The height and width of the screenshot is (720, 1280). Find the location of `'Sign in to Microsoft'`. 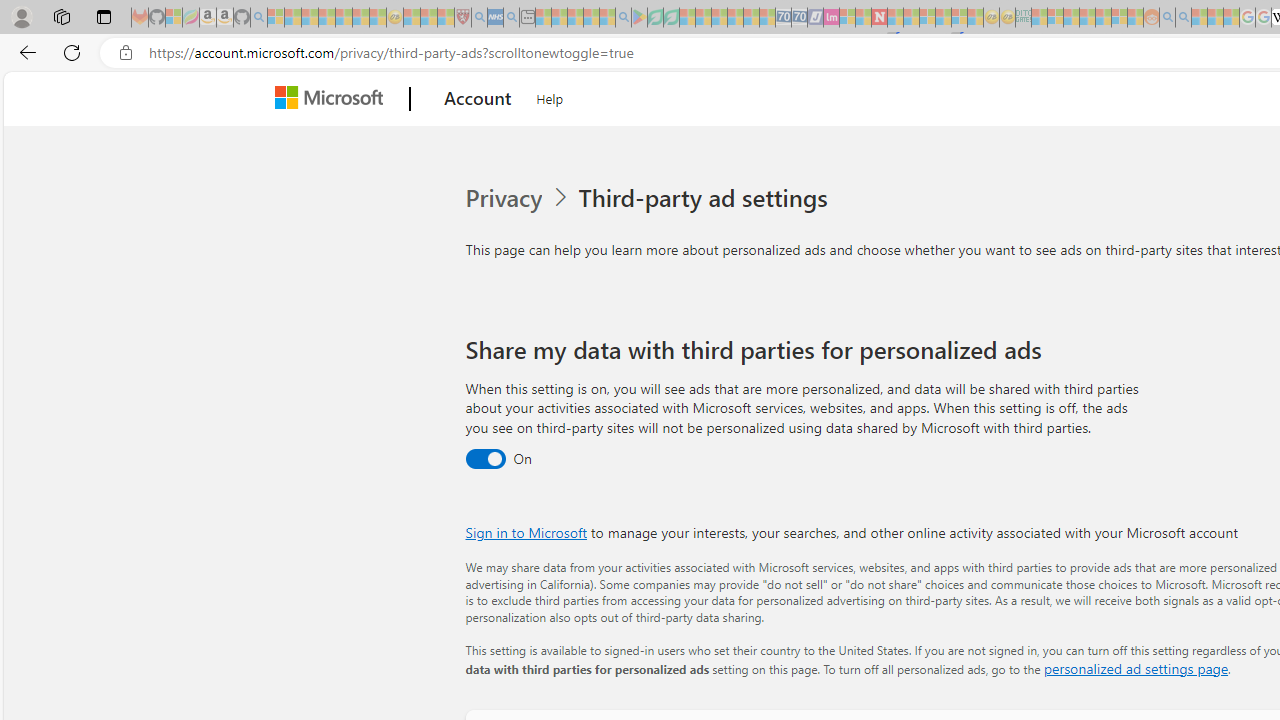

'Sign in to Microsoft' is located at coordinates (526, 531).